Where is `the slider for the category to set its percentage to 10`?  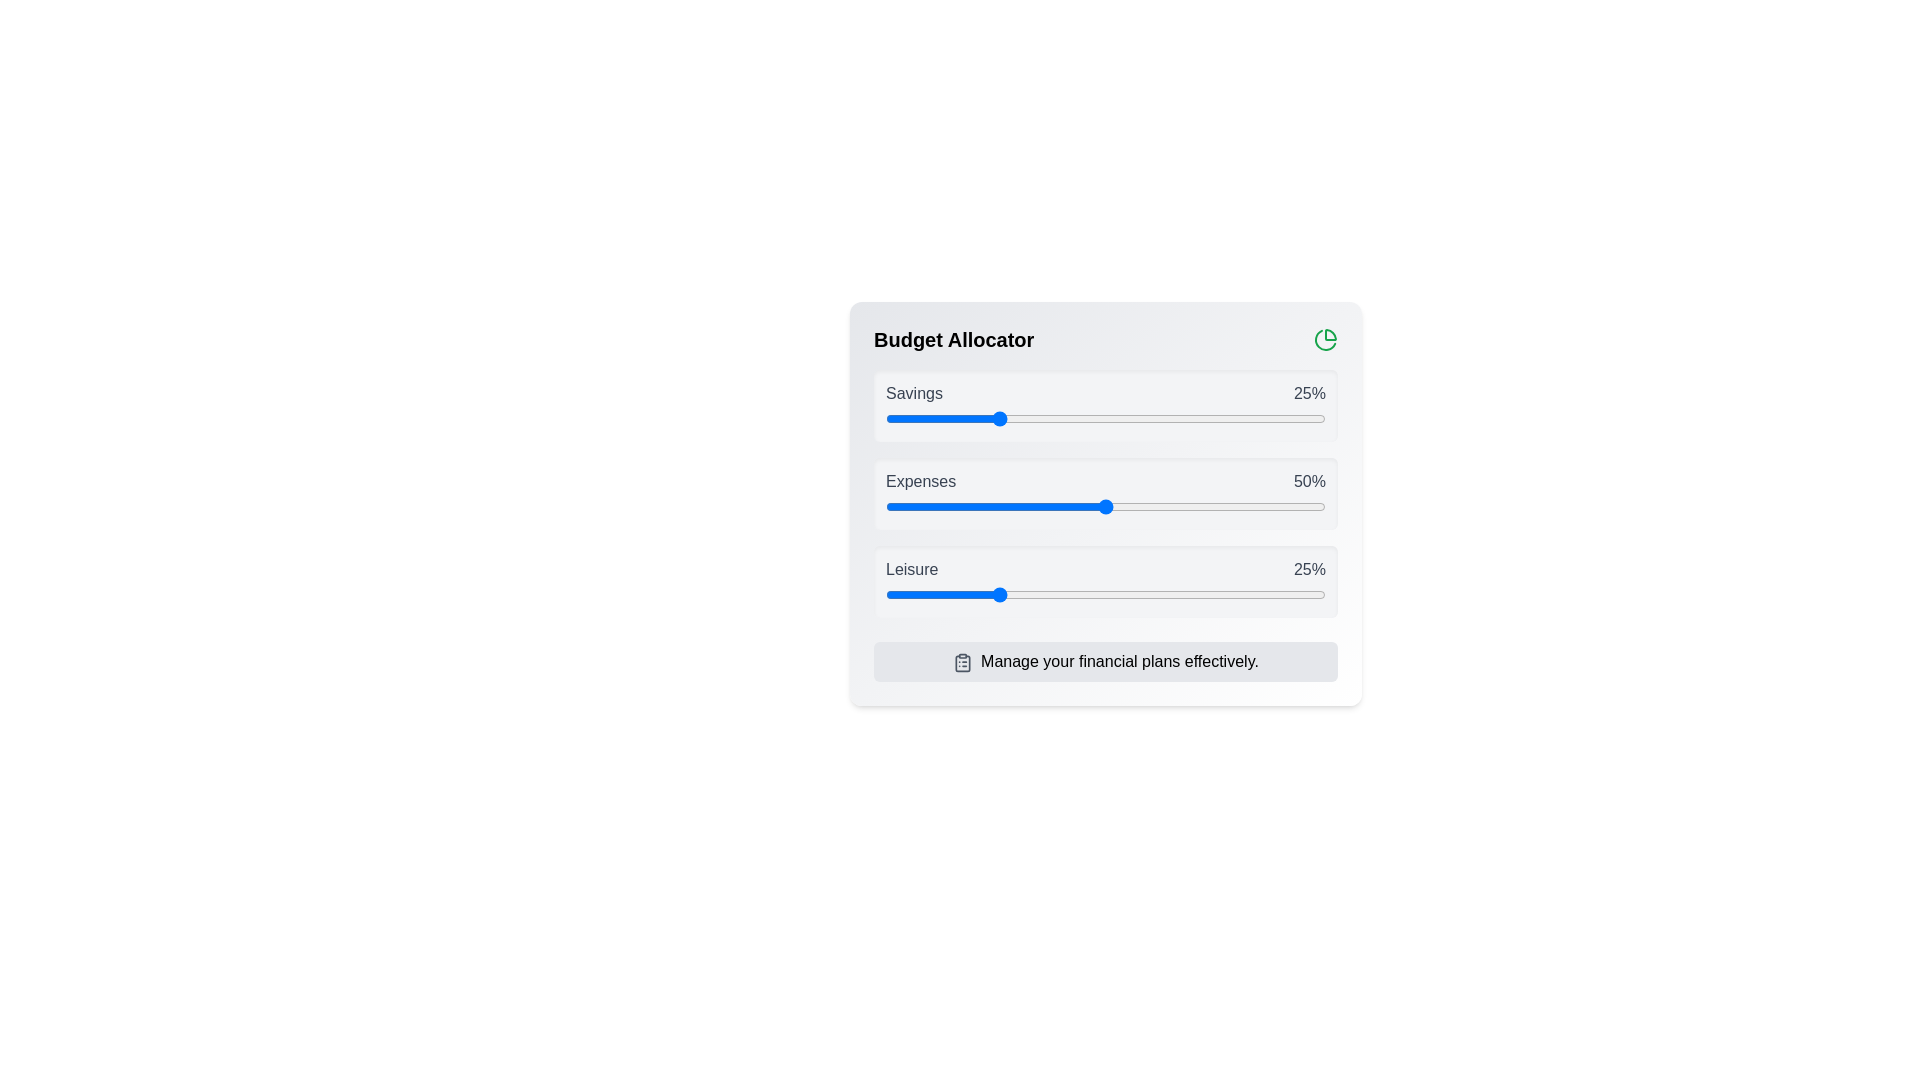
the slider for the category to set its percentage to 10 is located at coordinates (929, 418).